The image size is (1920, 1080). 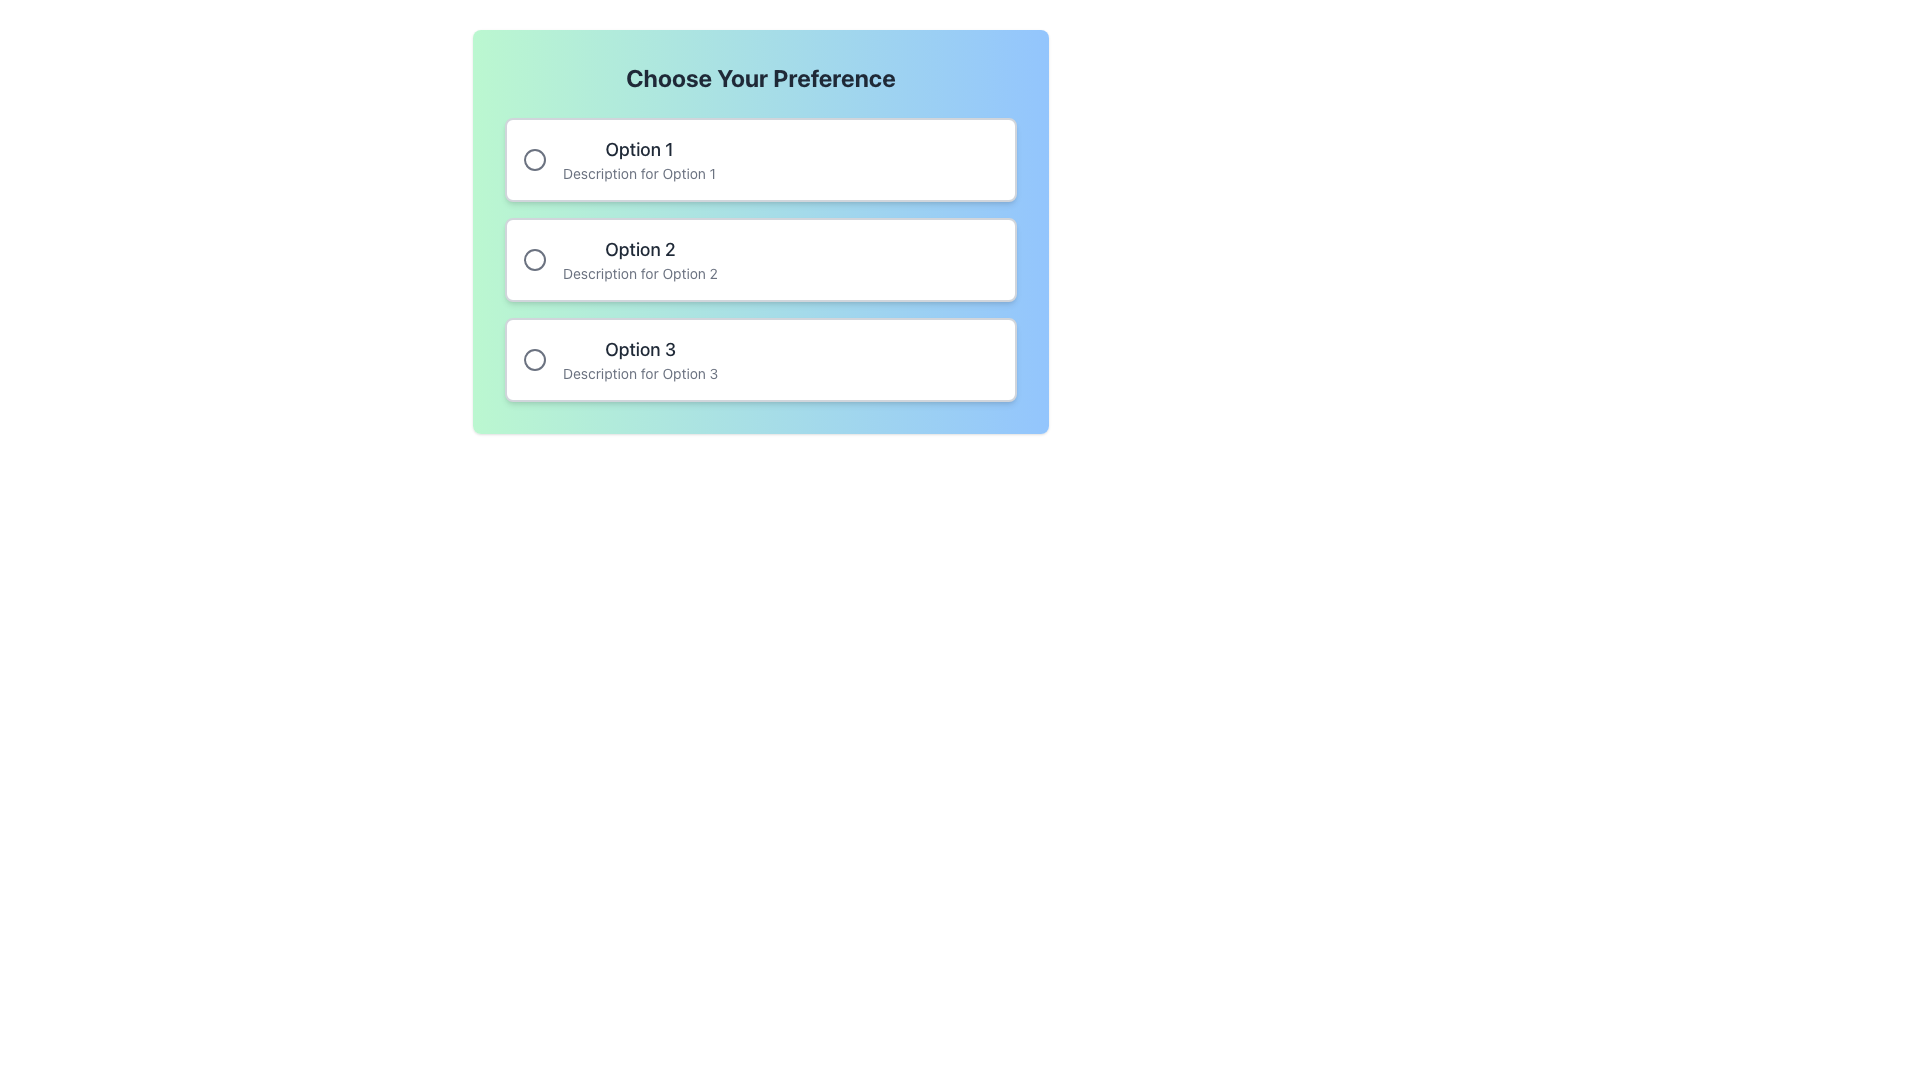 What do you see at coordinates (534, 358) in the screenshot?
I see `the circular graphical element labeled 'Option 3' in the third row of options` at bounding box center [534, 358].